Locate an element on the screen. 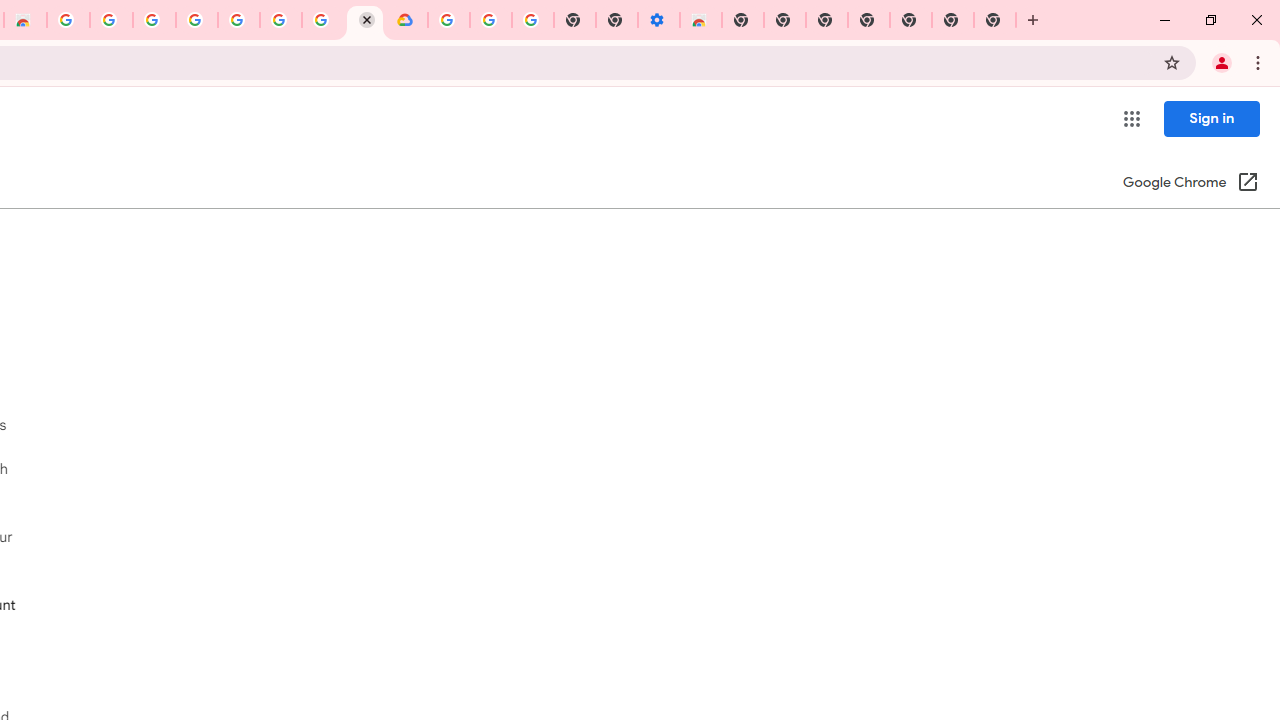 The height and width of the screenshot is (720, 1280). 'Turn cookies on or off - Computer - Google Account Help' is located at coordinates (533, 20).